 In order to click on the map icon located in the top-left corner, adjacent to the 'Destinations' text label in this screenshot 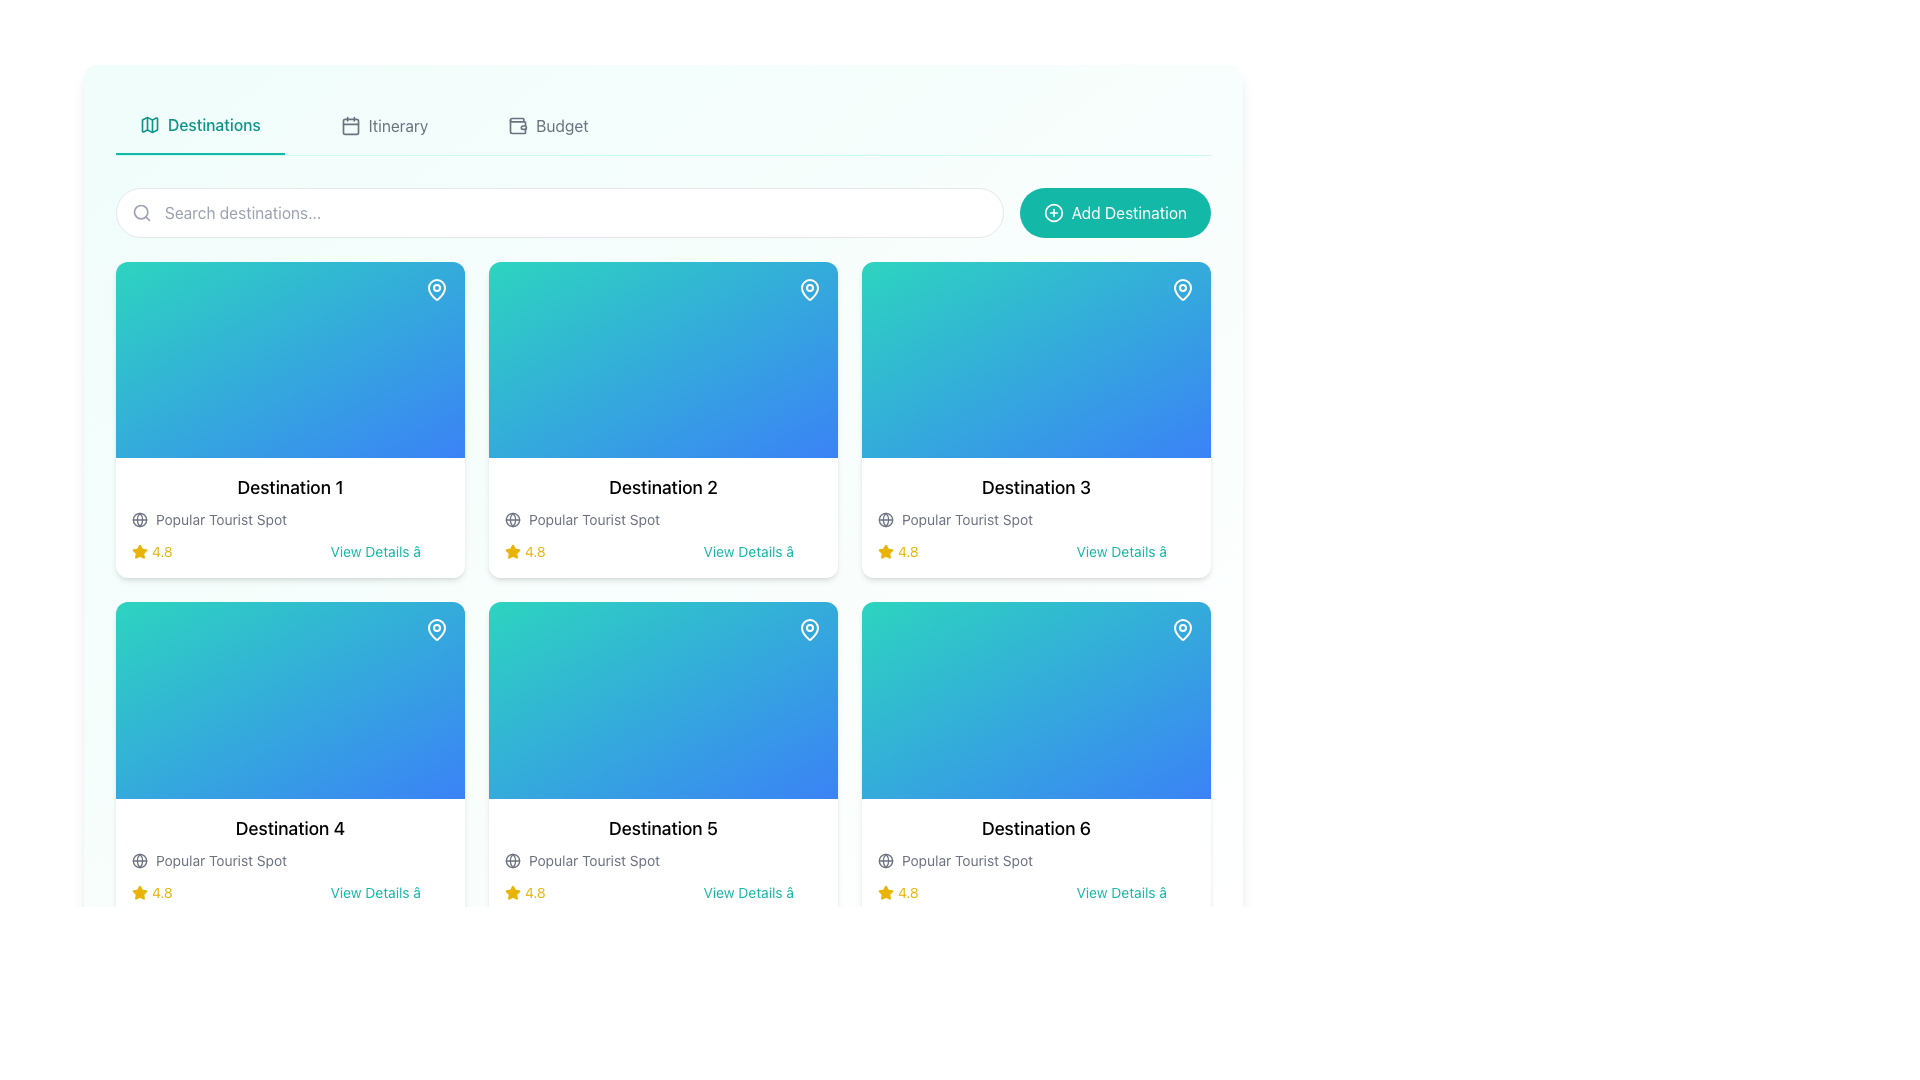, I will do `click(148, 124)`.